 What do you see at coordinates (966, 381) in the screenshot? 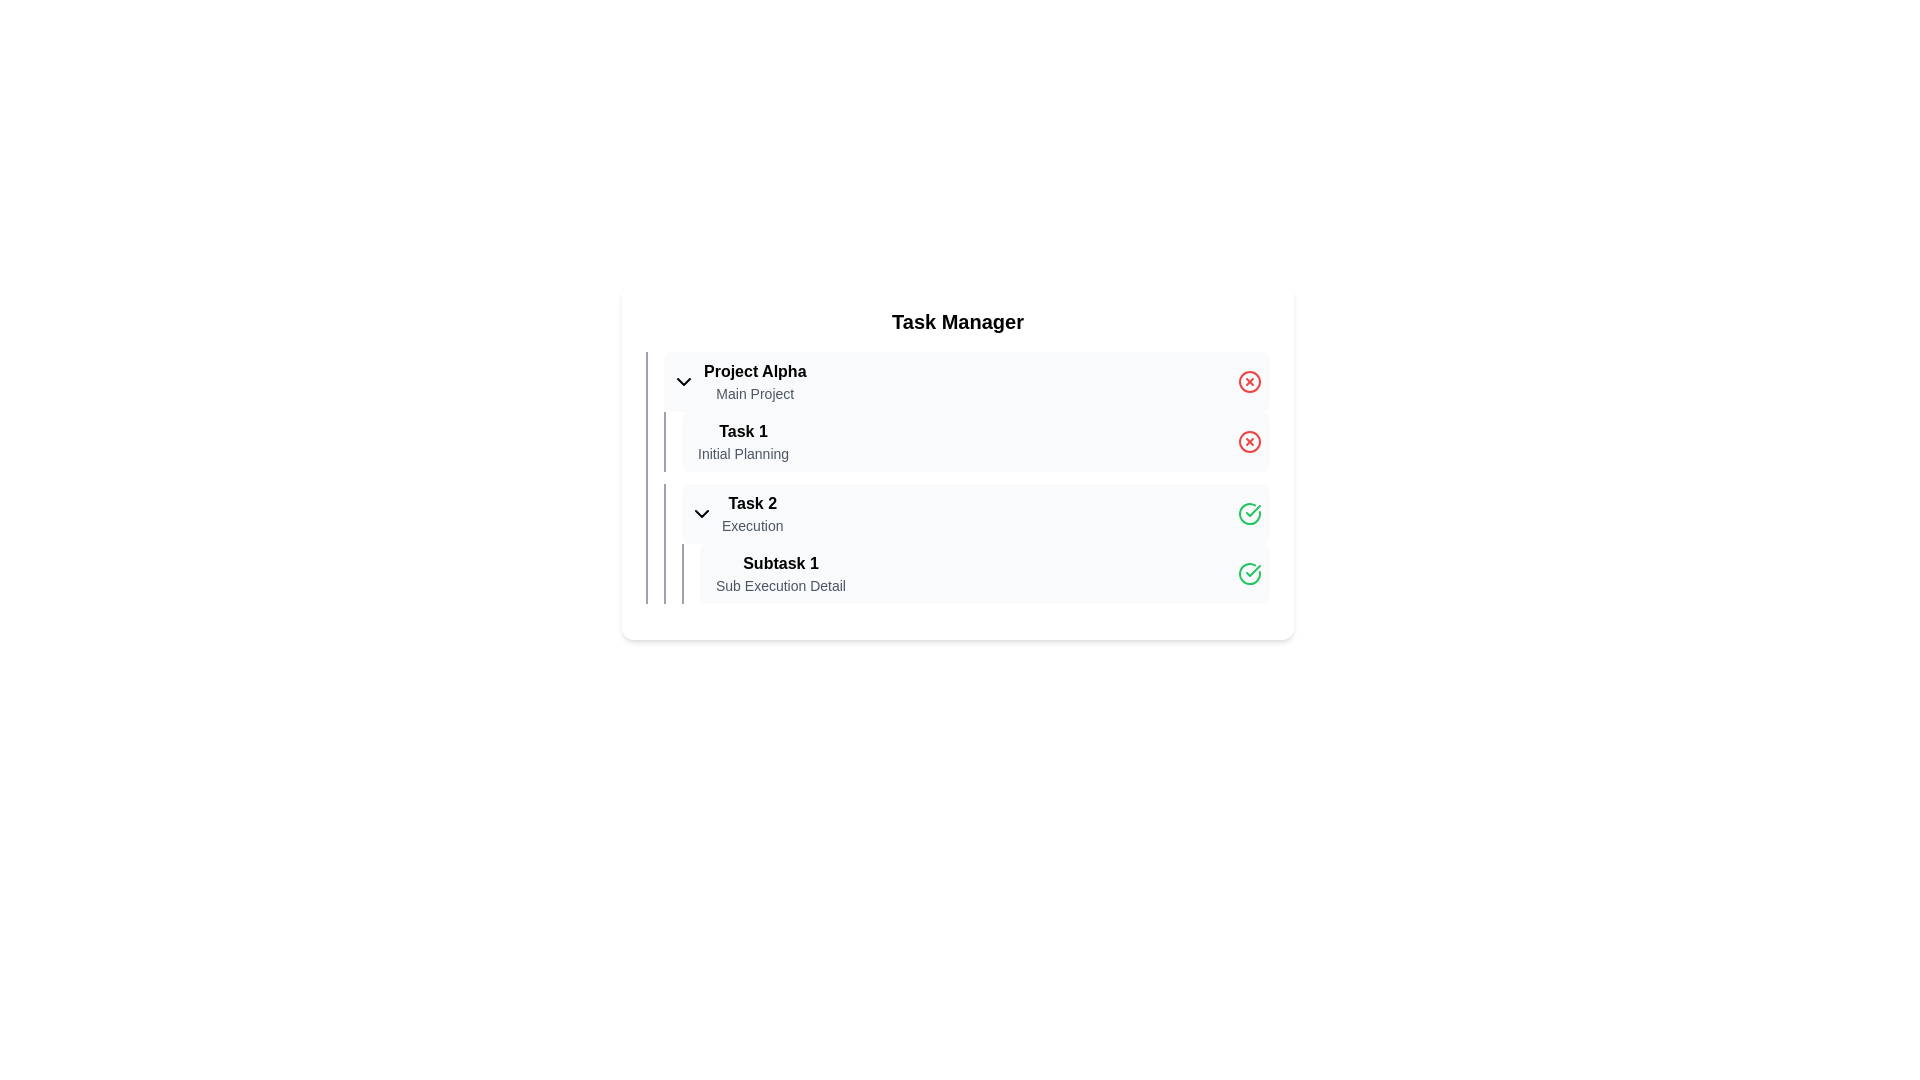
I see `the Expandable list item labeled 'Project Alpha' with a subtitle 'Main Project' and a red circular delete icon on the right` at bounding box center [966, 381].